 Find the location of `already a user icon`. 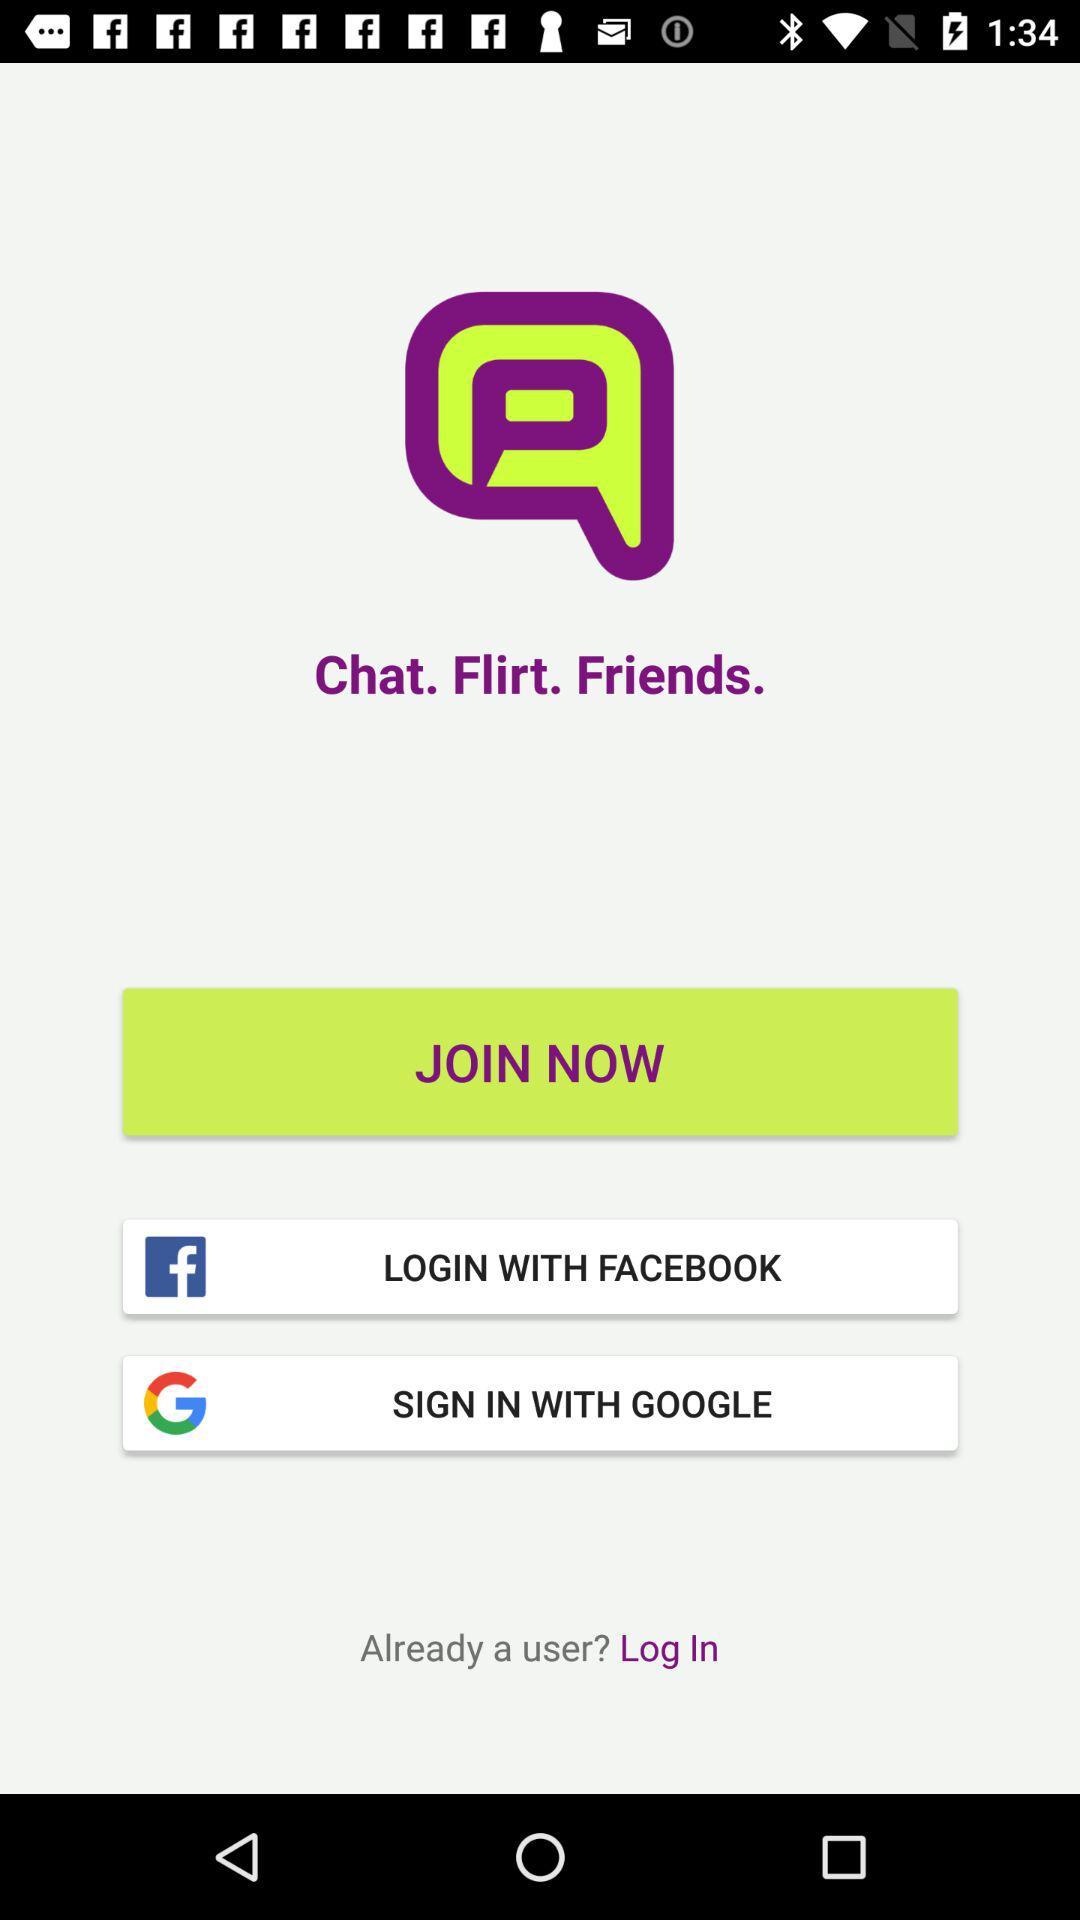

already a user icon is located at coordinates (538, 1646).